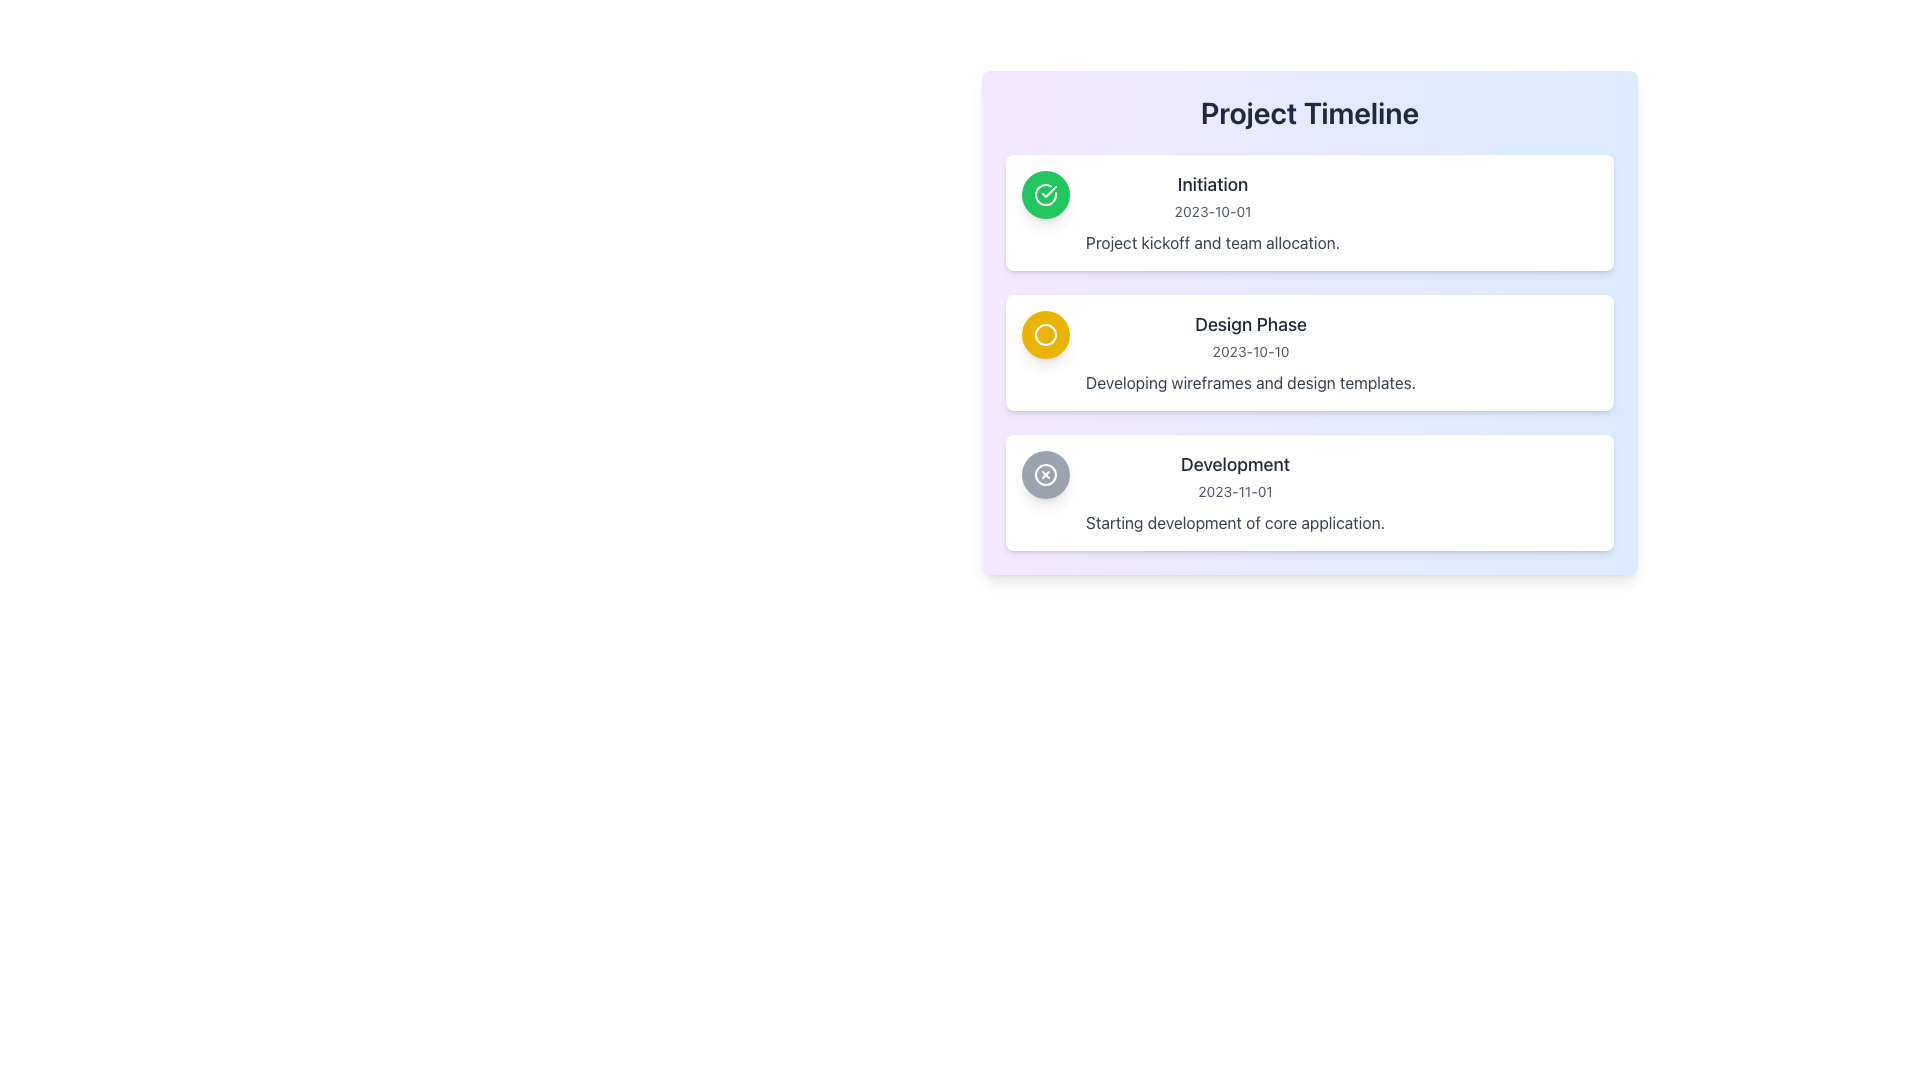  What do you see at coordinates (1045, 334) in the screenshot?
I see `the 'Design Phase' icon, which is the second icon in a vertical list within the yellow background of the 'Design Phase' card` at bounding box center [1045, 334].